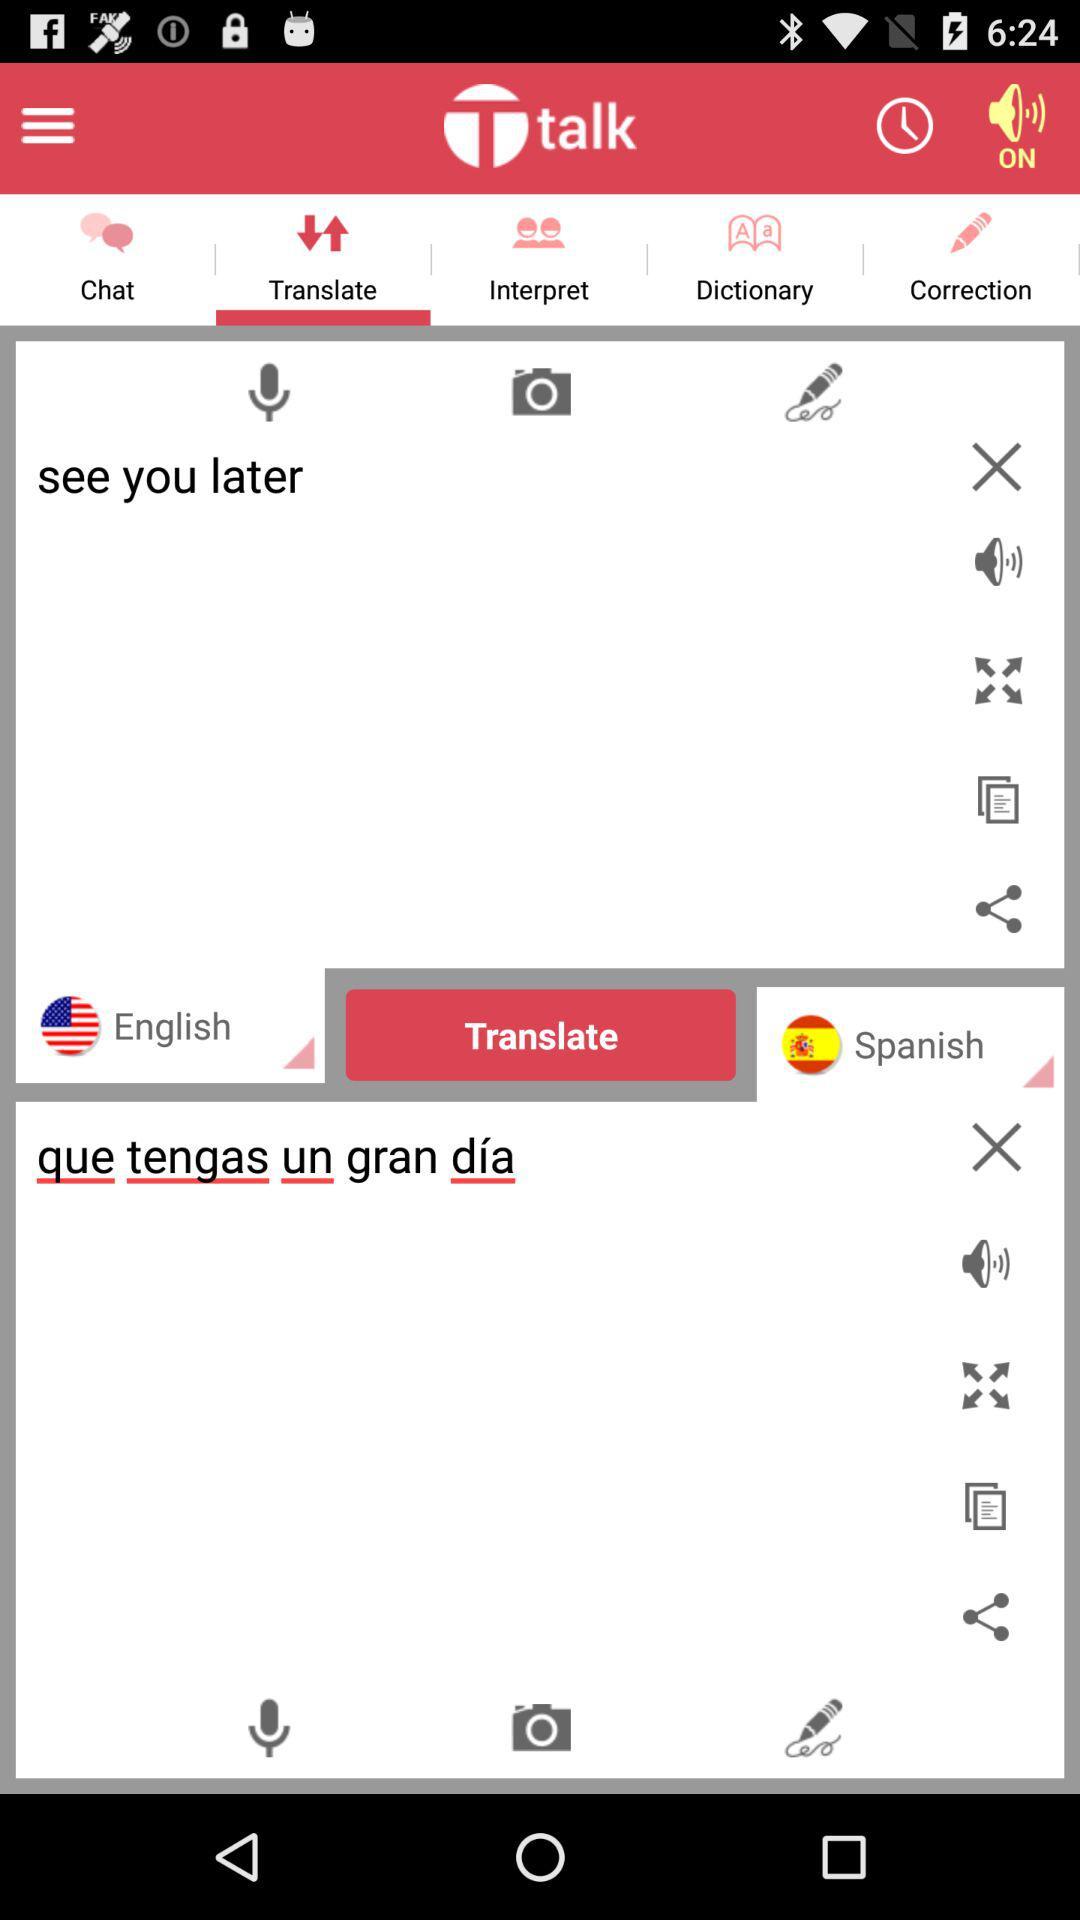  What do you see at coordinates (996, 499) in the screenshot?
I see `the close icon` at bounding box center [996, 499].